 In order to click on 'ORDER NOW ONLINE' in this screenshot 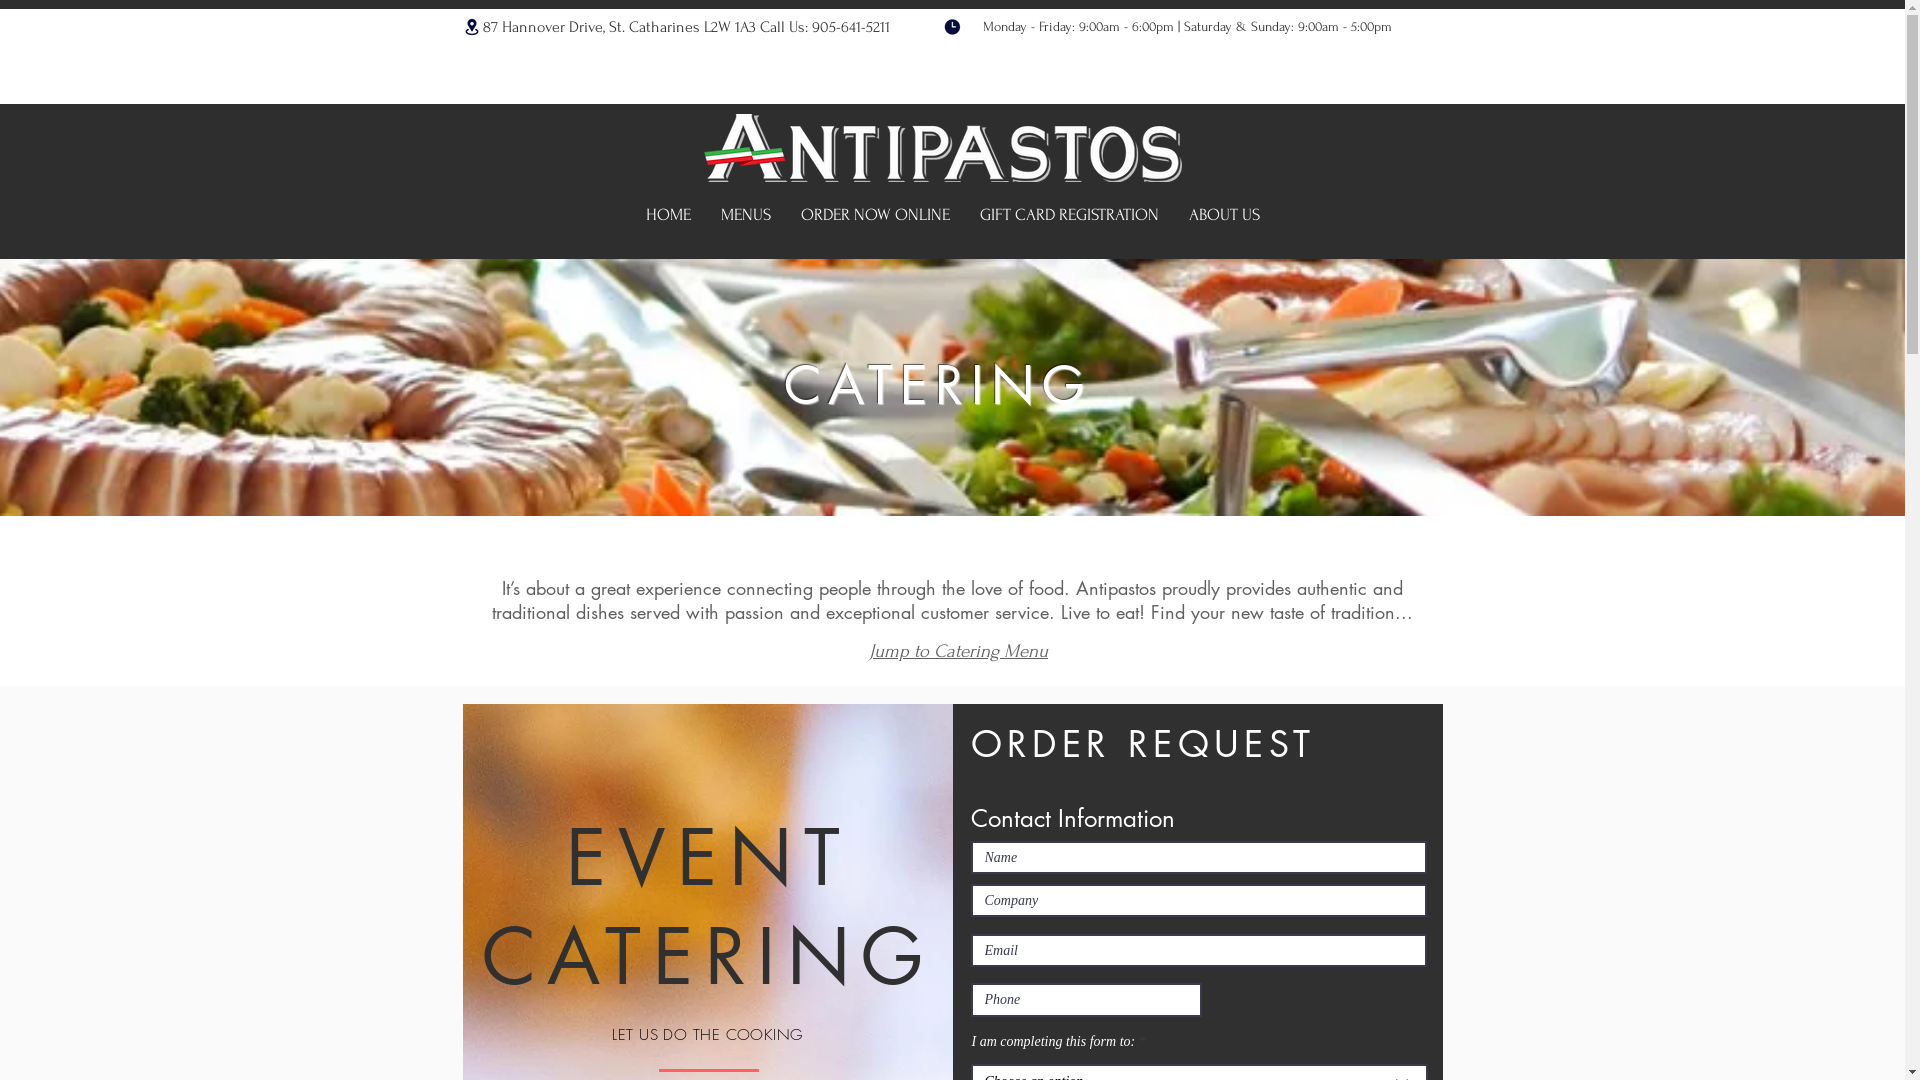, I will do `click(875, 215)`.